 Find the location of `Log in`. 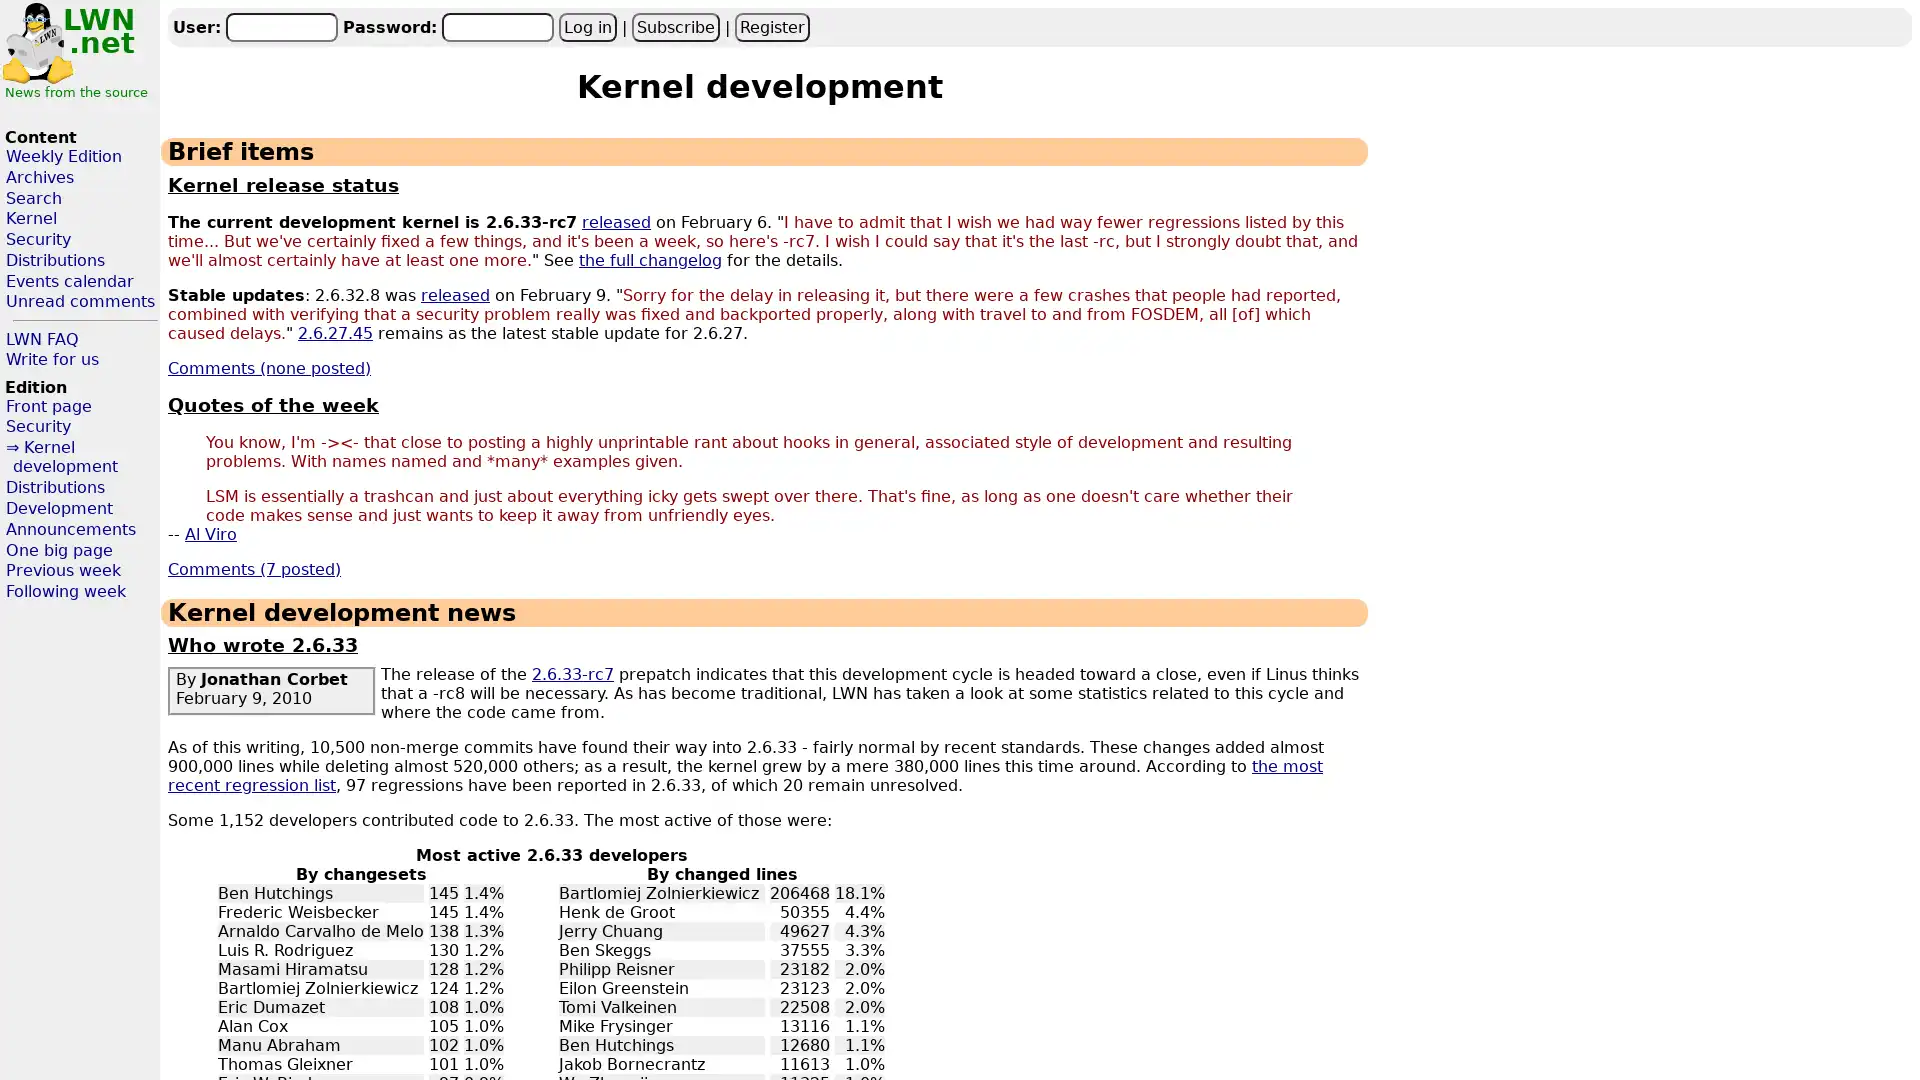

Log in is located at coordinates (585, 26).